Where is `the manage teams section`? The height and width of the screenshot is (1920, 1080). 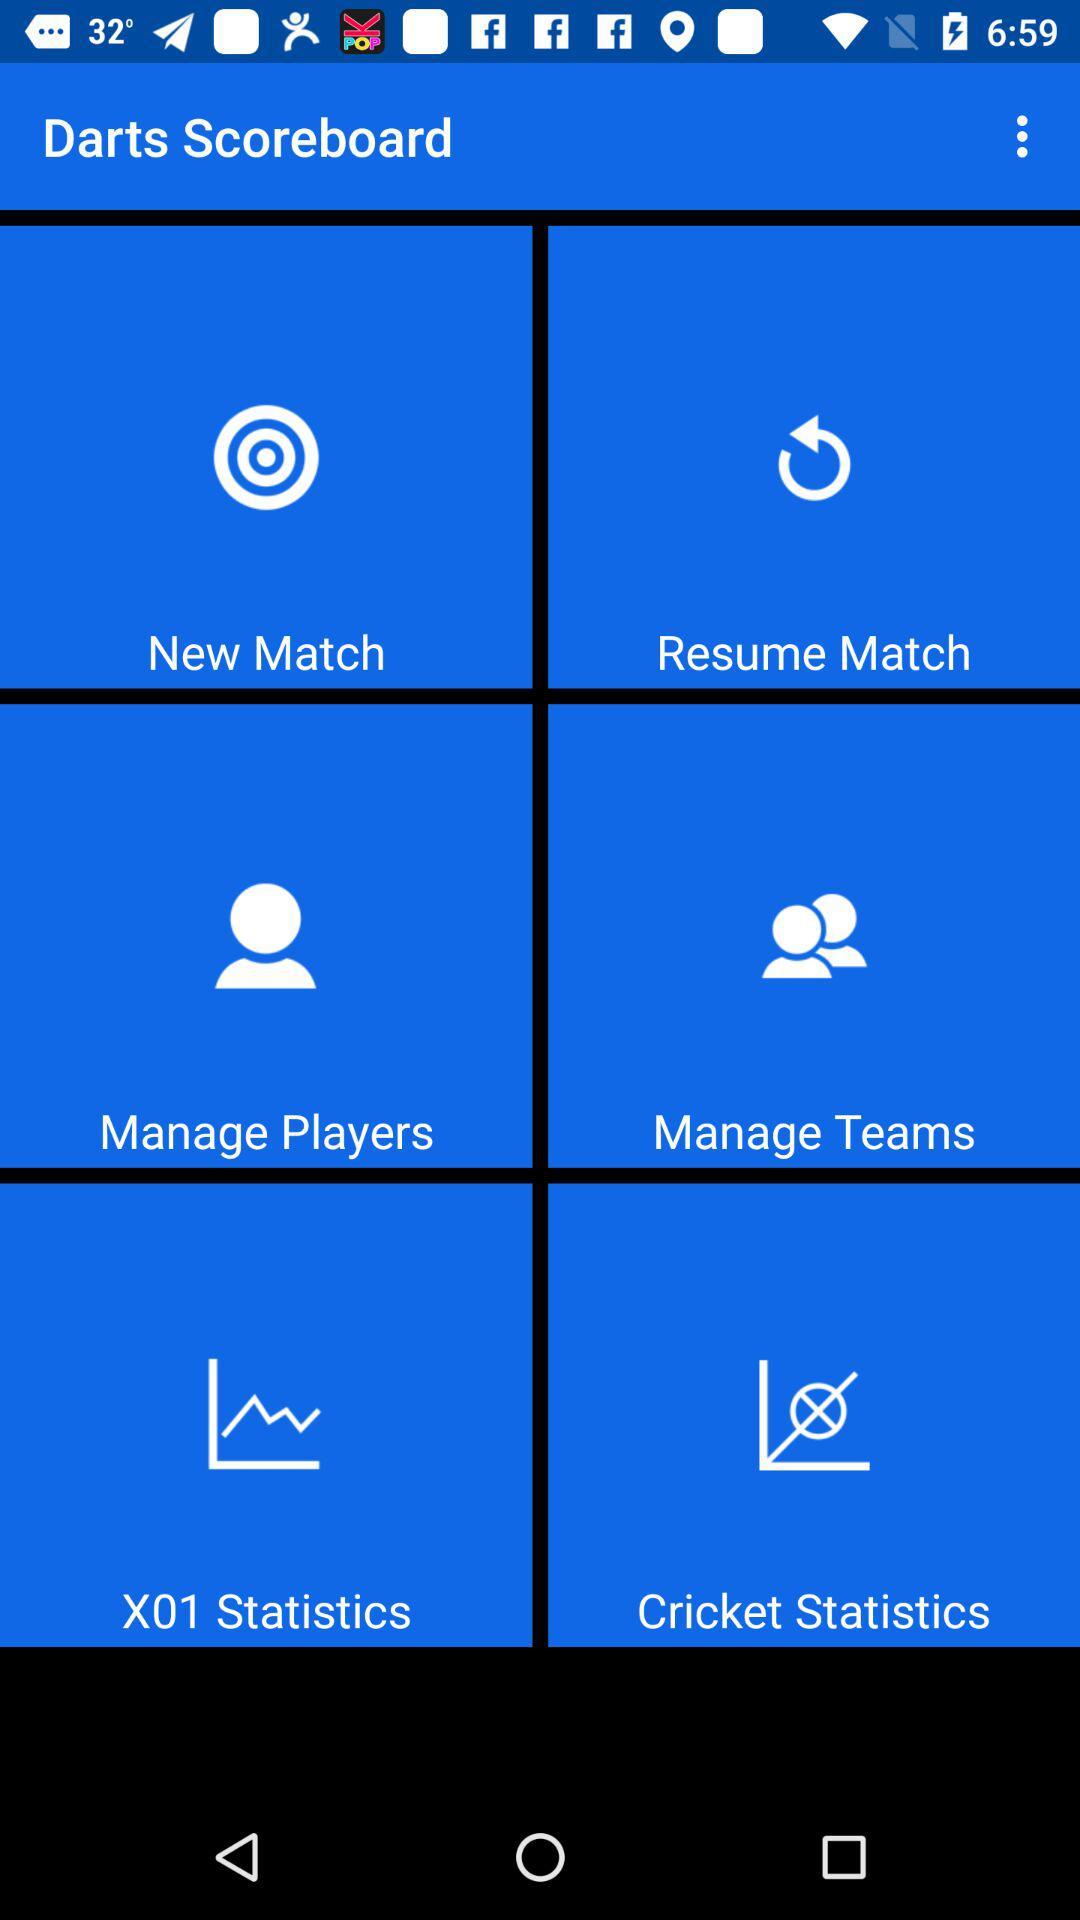 the manage teams section is located at coordinates (814, 935).